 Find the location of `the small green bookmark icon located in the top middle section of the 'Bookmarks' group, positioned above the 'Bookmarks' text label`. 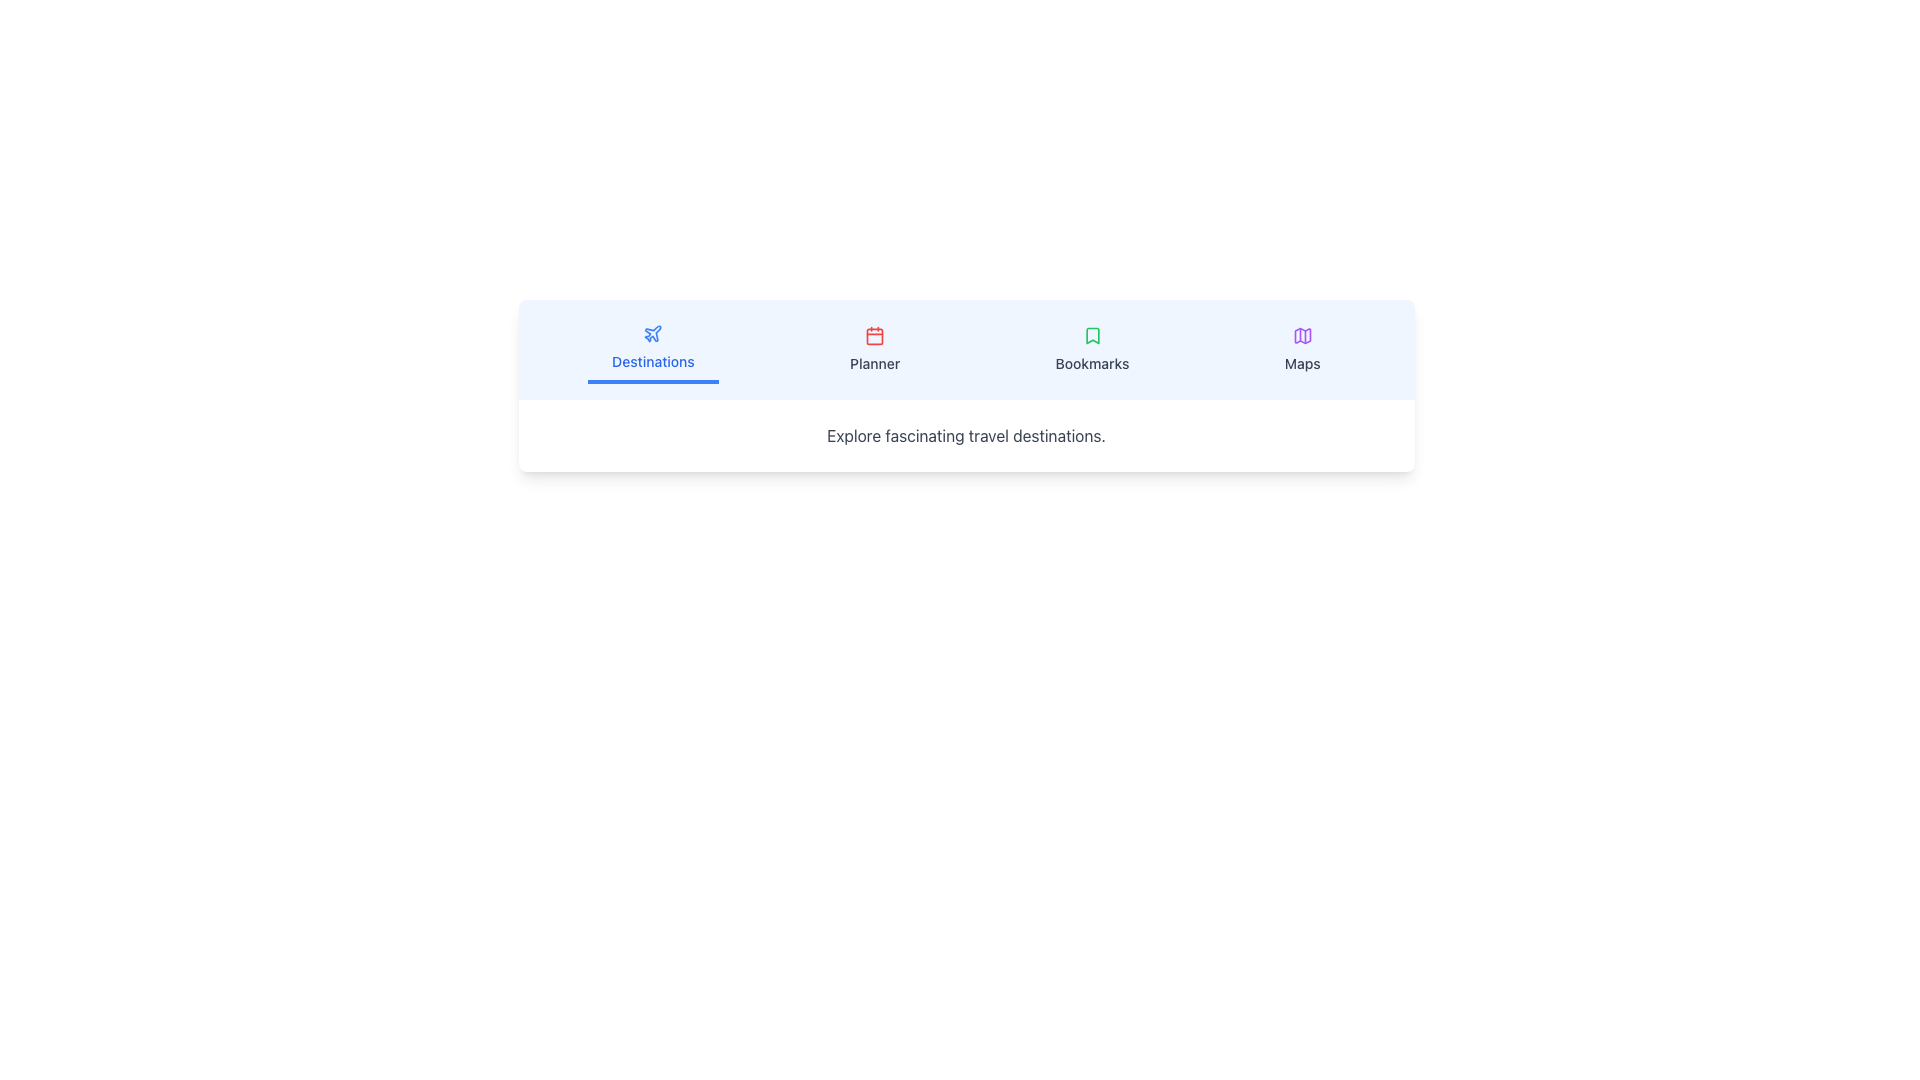

the small green bookmark icon located in the top middle section of the 'Bookmarks' group, positioned above the 'Bookmarks' text label is located at coordinates (1091, 334).